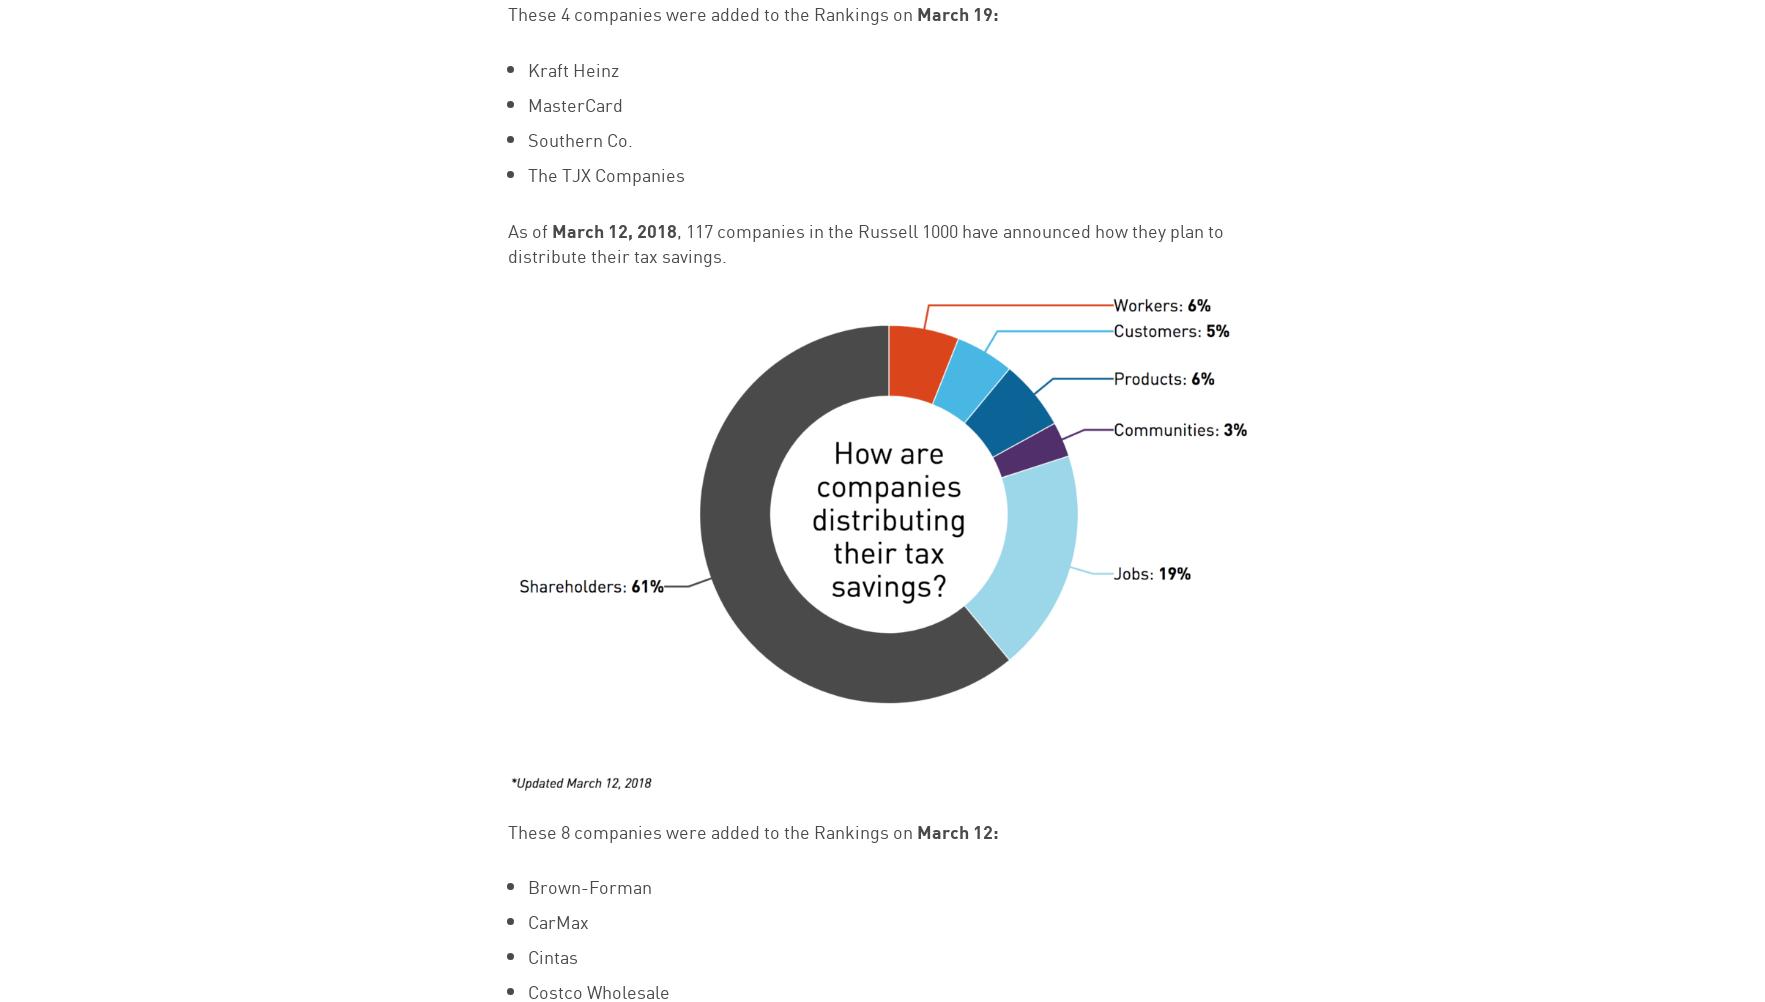  I want to click on ', 117 companies in the Russell 1000 have announced how they plan to distribute their tax savings.', so click(864, 242).